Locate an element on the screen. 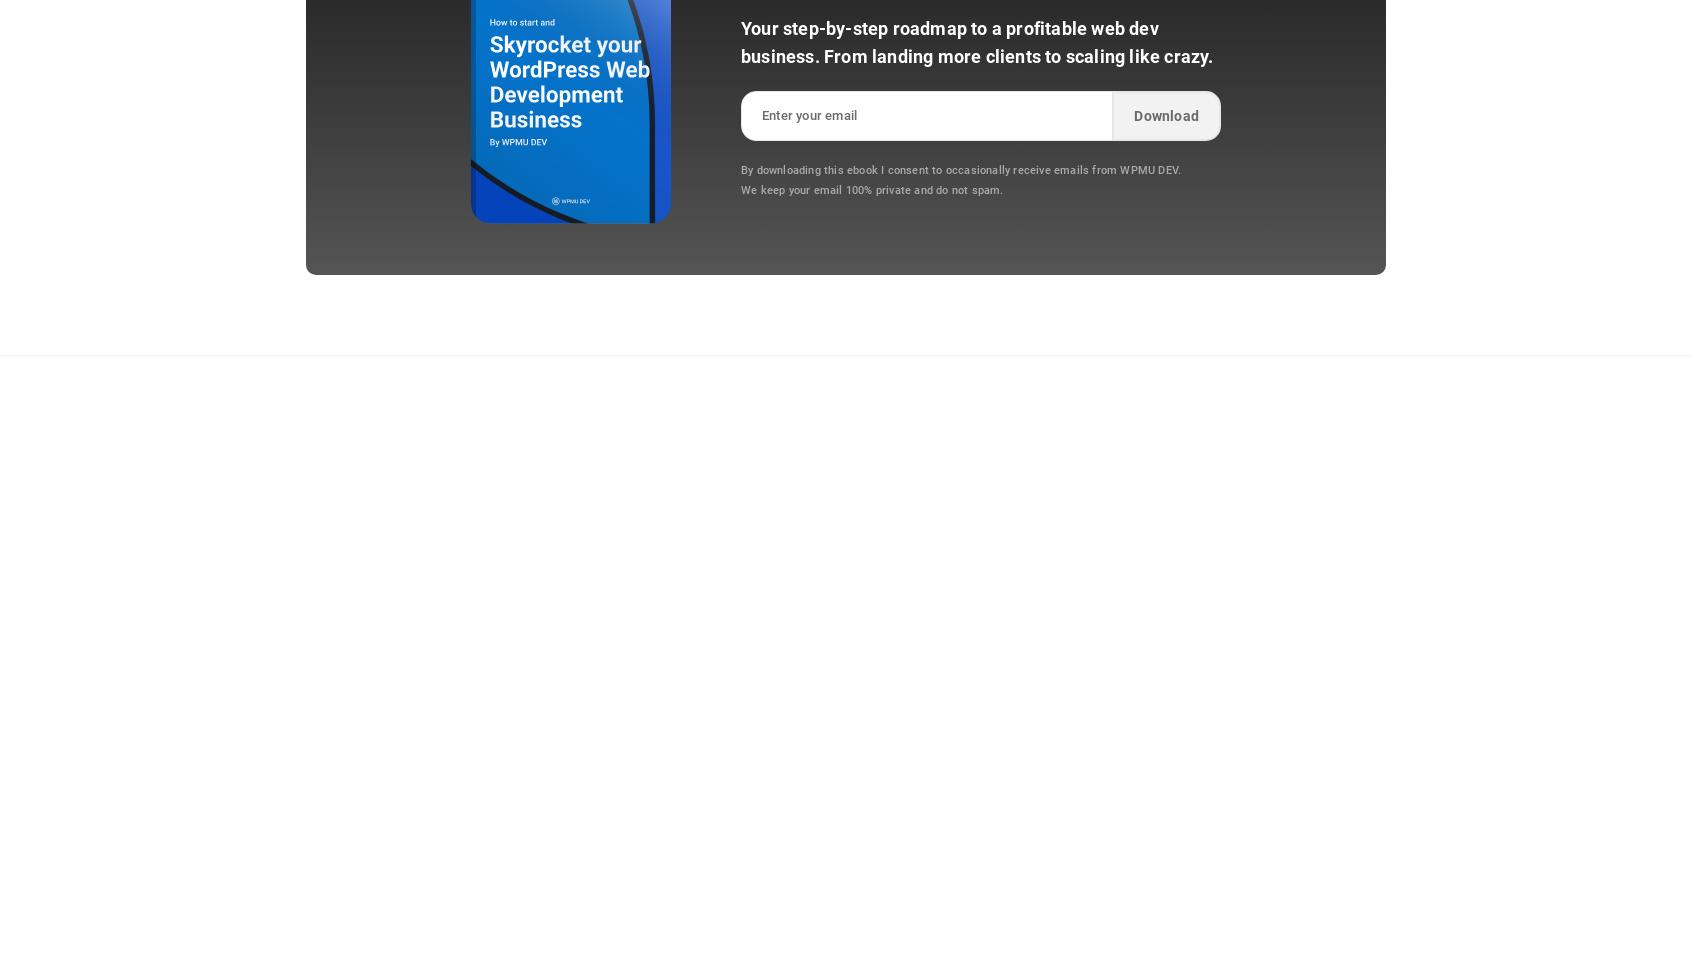 The image size is (1692, 974). 'By downloading this ebook I consent to occasionally receive emails from WPMU DEV.' is located at coordinates (961, 169).